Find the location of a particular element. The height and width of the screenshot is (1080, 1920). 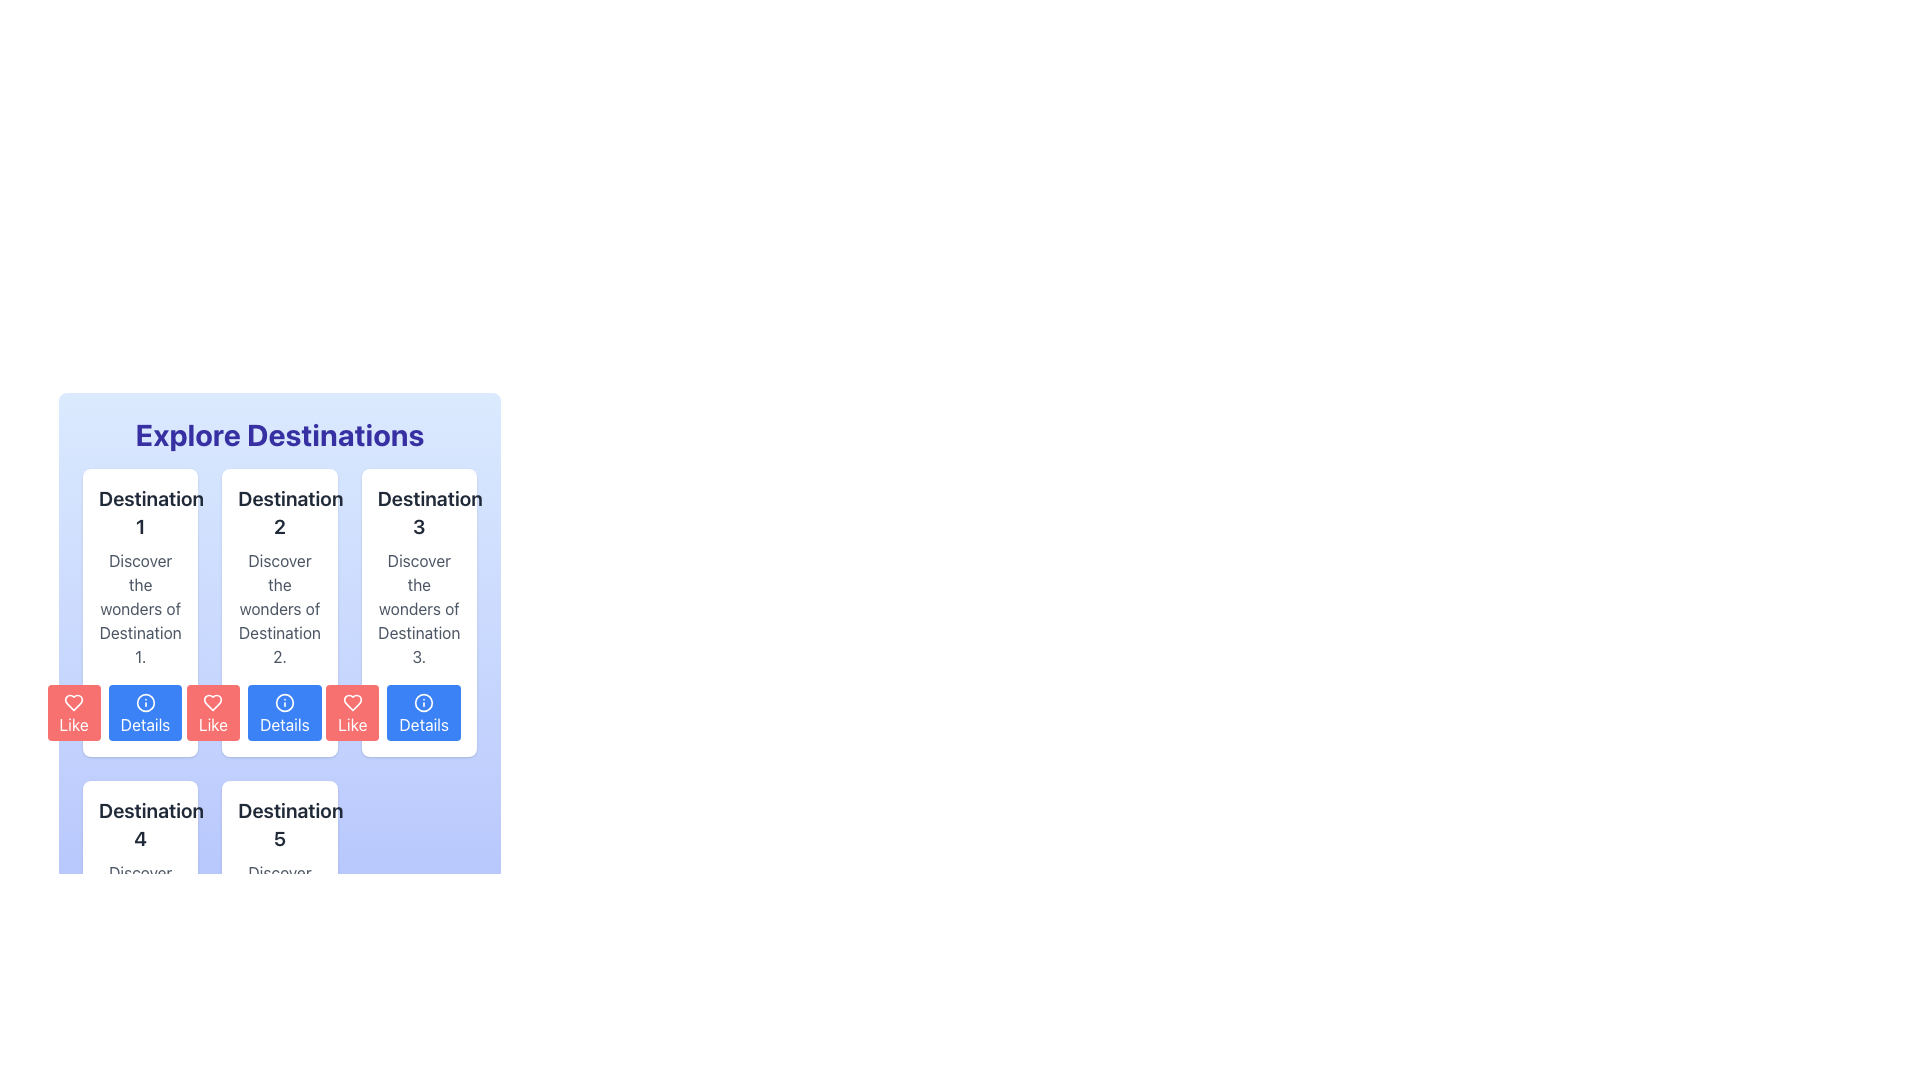

the 'Details' button, which is a rectangular button with white text on a blue background and an 'i' icon, located in the bottom right corner of the 'Destination 3' card in the 'Explore Destinations' grid is located at coordinates (418, 712).